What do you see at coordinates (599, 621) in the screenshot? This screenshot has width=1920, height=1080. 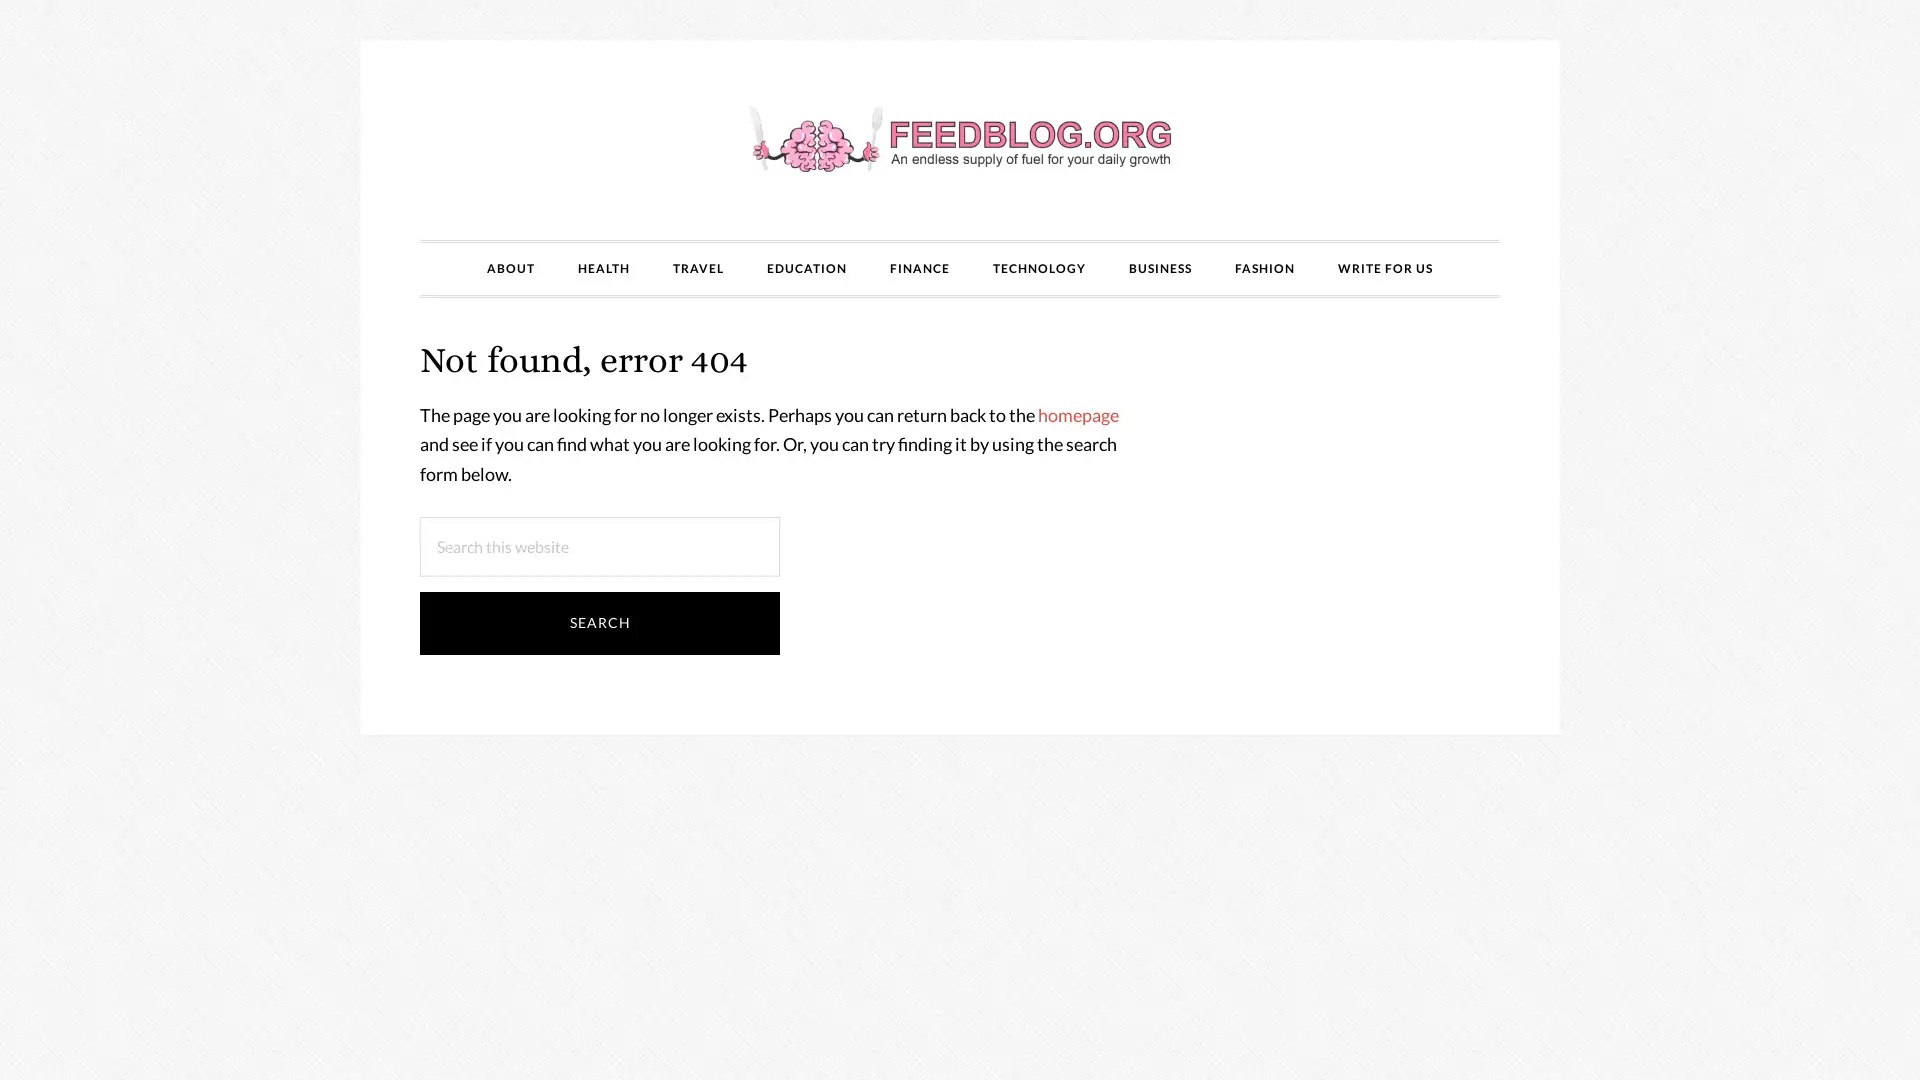 I see `Search` at bounding box center [599, 621].